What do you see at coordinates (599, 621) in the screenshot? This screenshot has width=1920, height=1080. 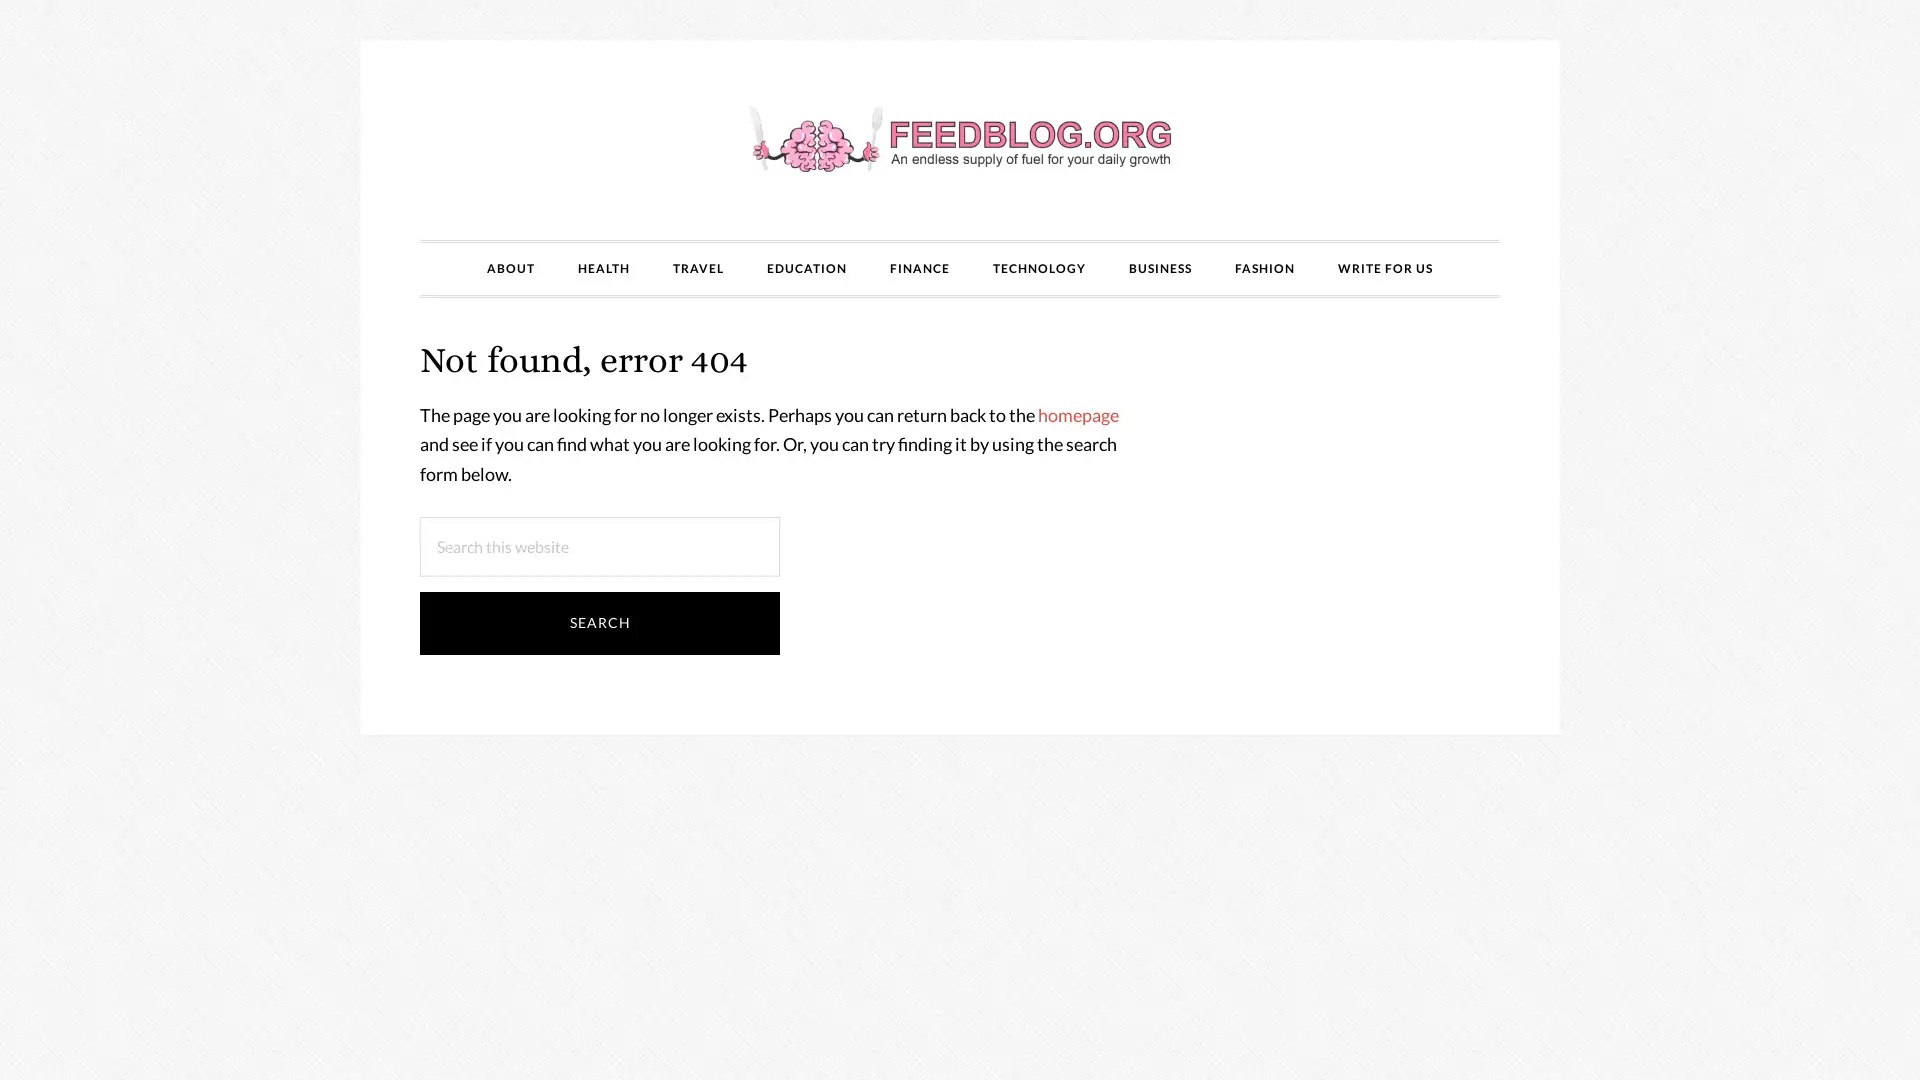 I see `Search` at bounding box center [599, 621].